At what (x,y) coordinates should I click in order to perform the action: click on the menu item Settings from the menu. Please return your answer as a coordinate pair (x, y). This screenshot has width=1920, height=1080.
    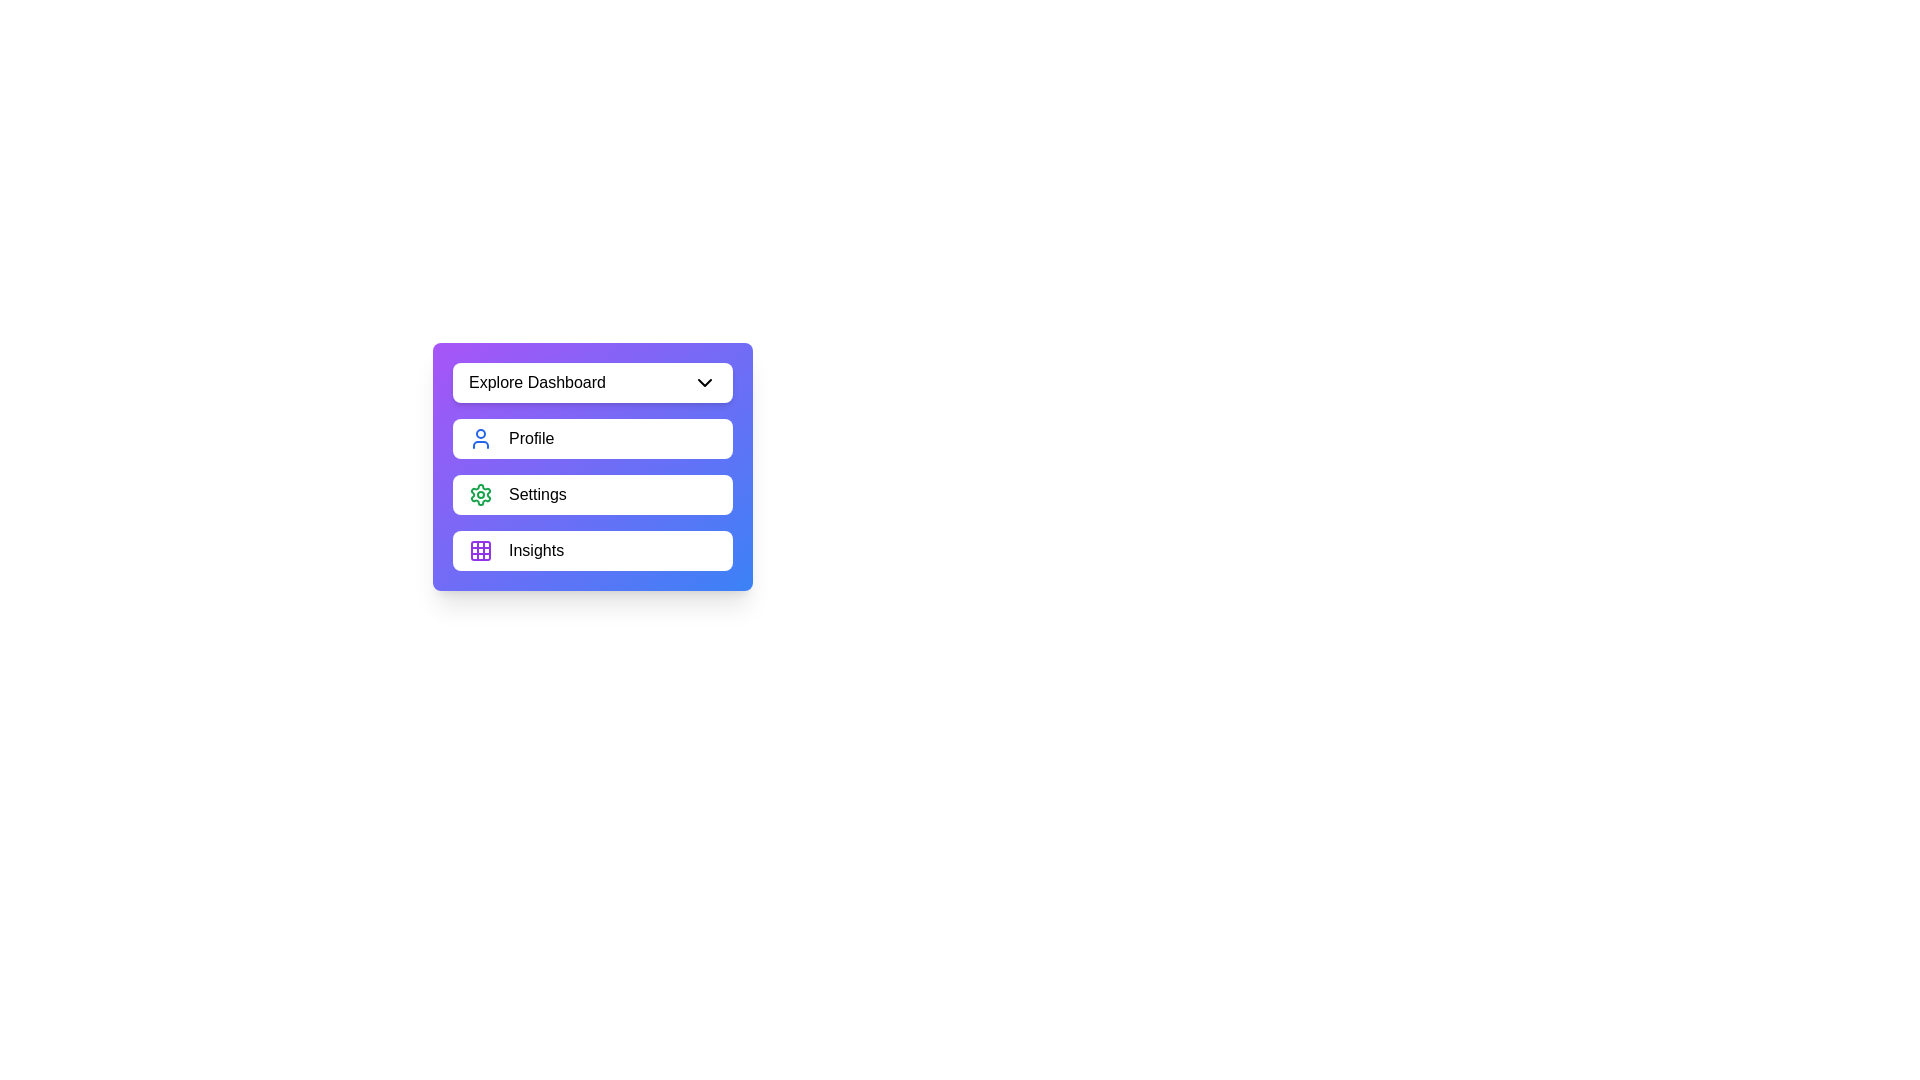
    Looking at the image, I should click on (592, 494).